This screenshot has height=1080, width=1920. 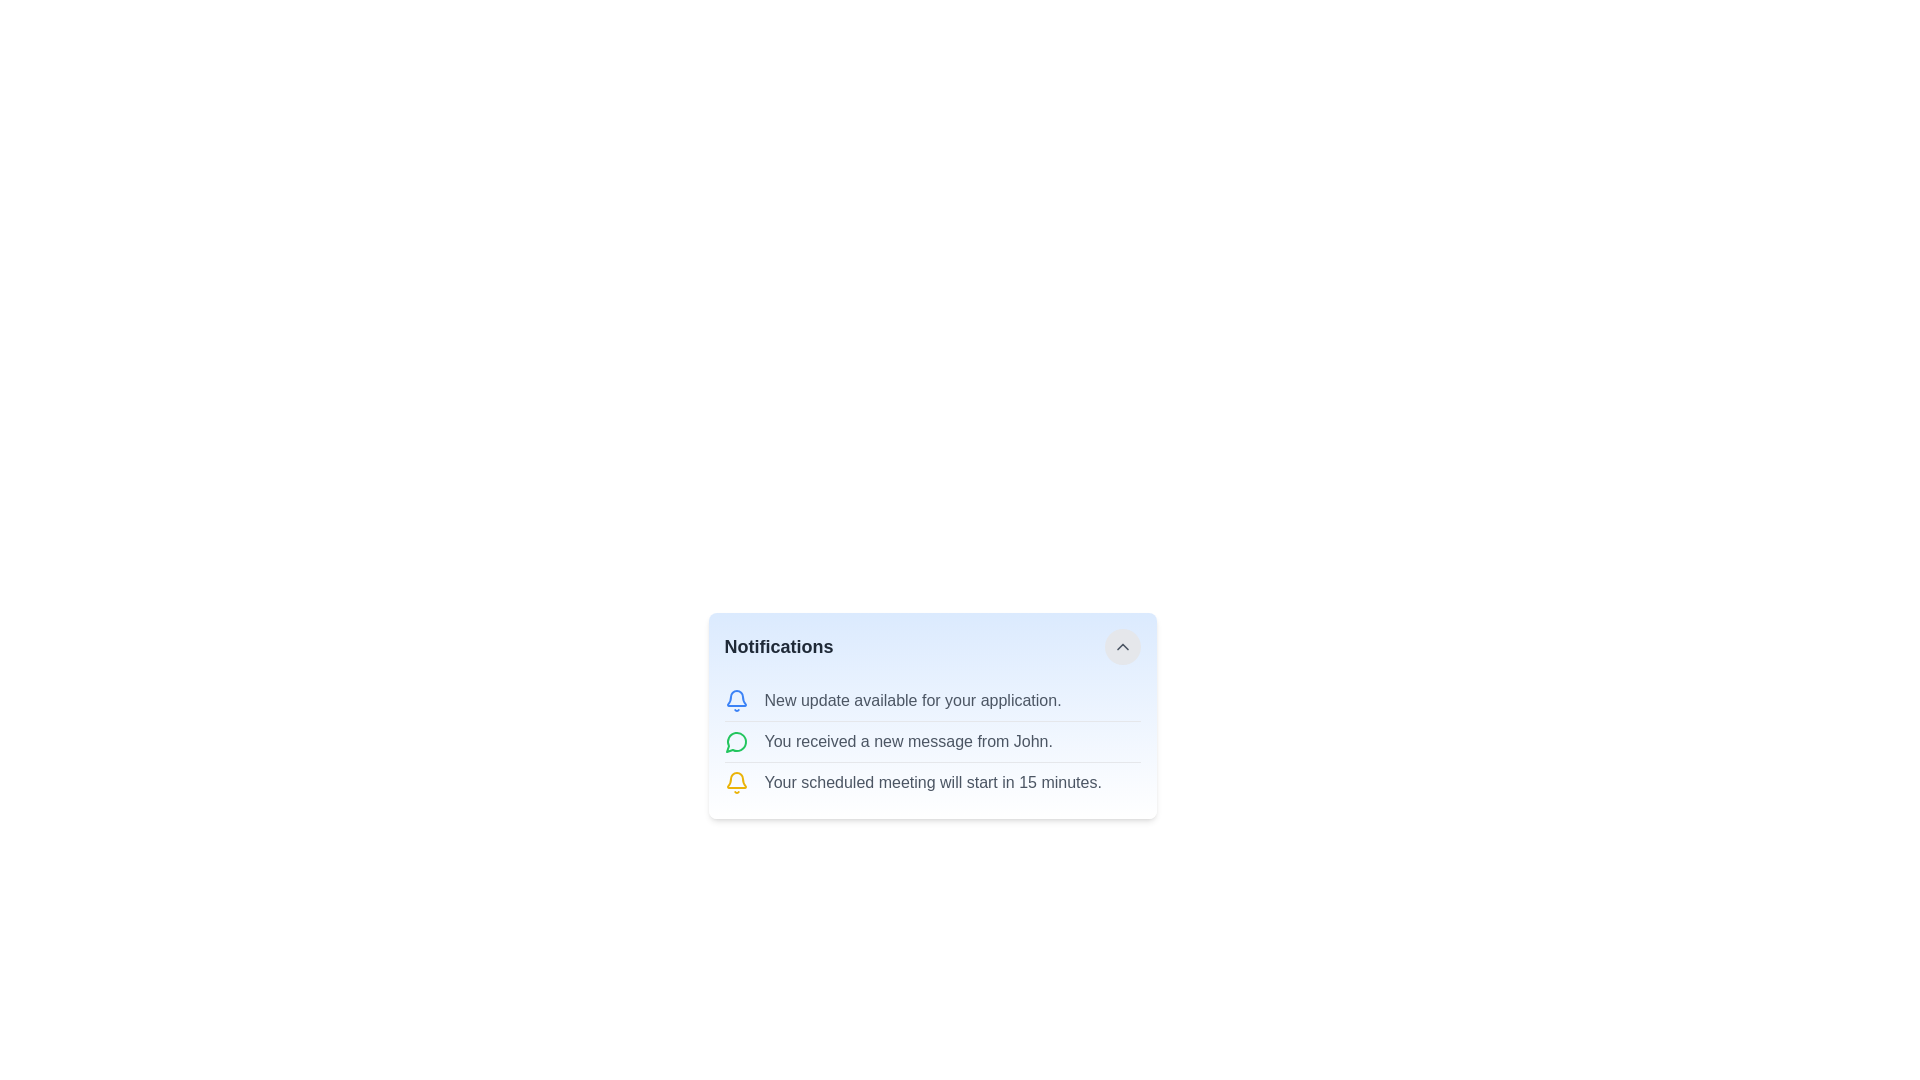 I want to click on the Text Label element that displays the message 'Your scheduled meeting will start in 15 minutes.' located in the third notification row, next to a yellow bell icon, so click(x=932, y=782).